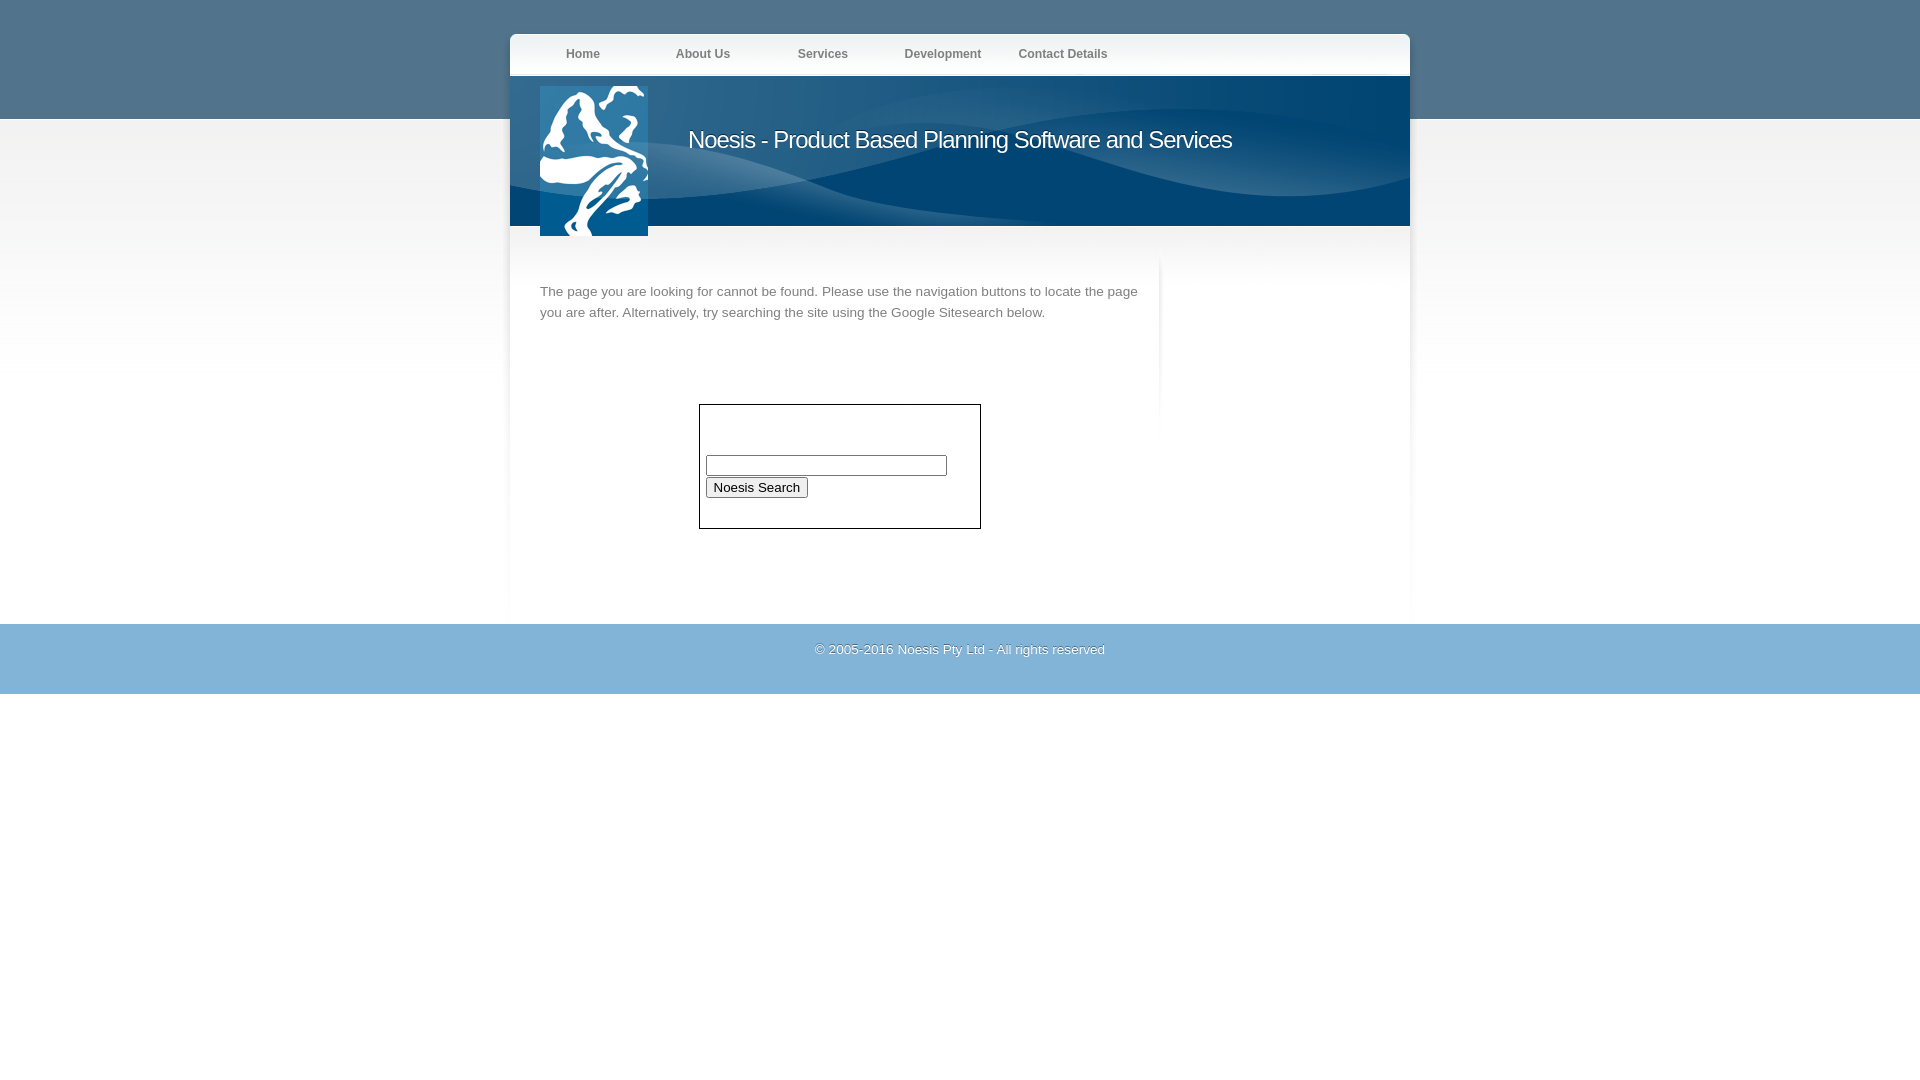 The image size is (1920, 1080). I want to click on 'Home', so click(581, 52).